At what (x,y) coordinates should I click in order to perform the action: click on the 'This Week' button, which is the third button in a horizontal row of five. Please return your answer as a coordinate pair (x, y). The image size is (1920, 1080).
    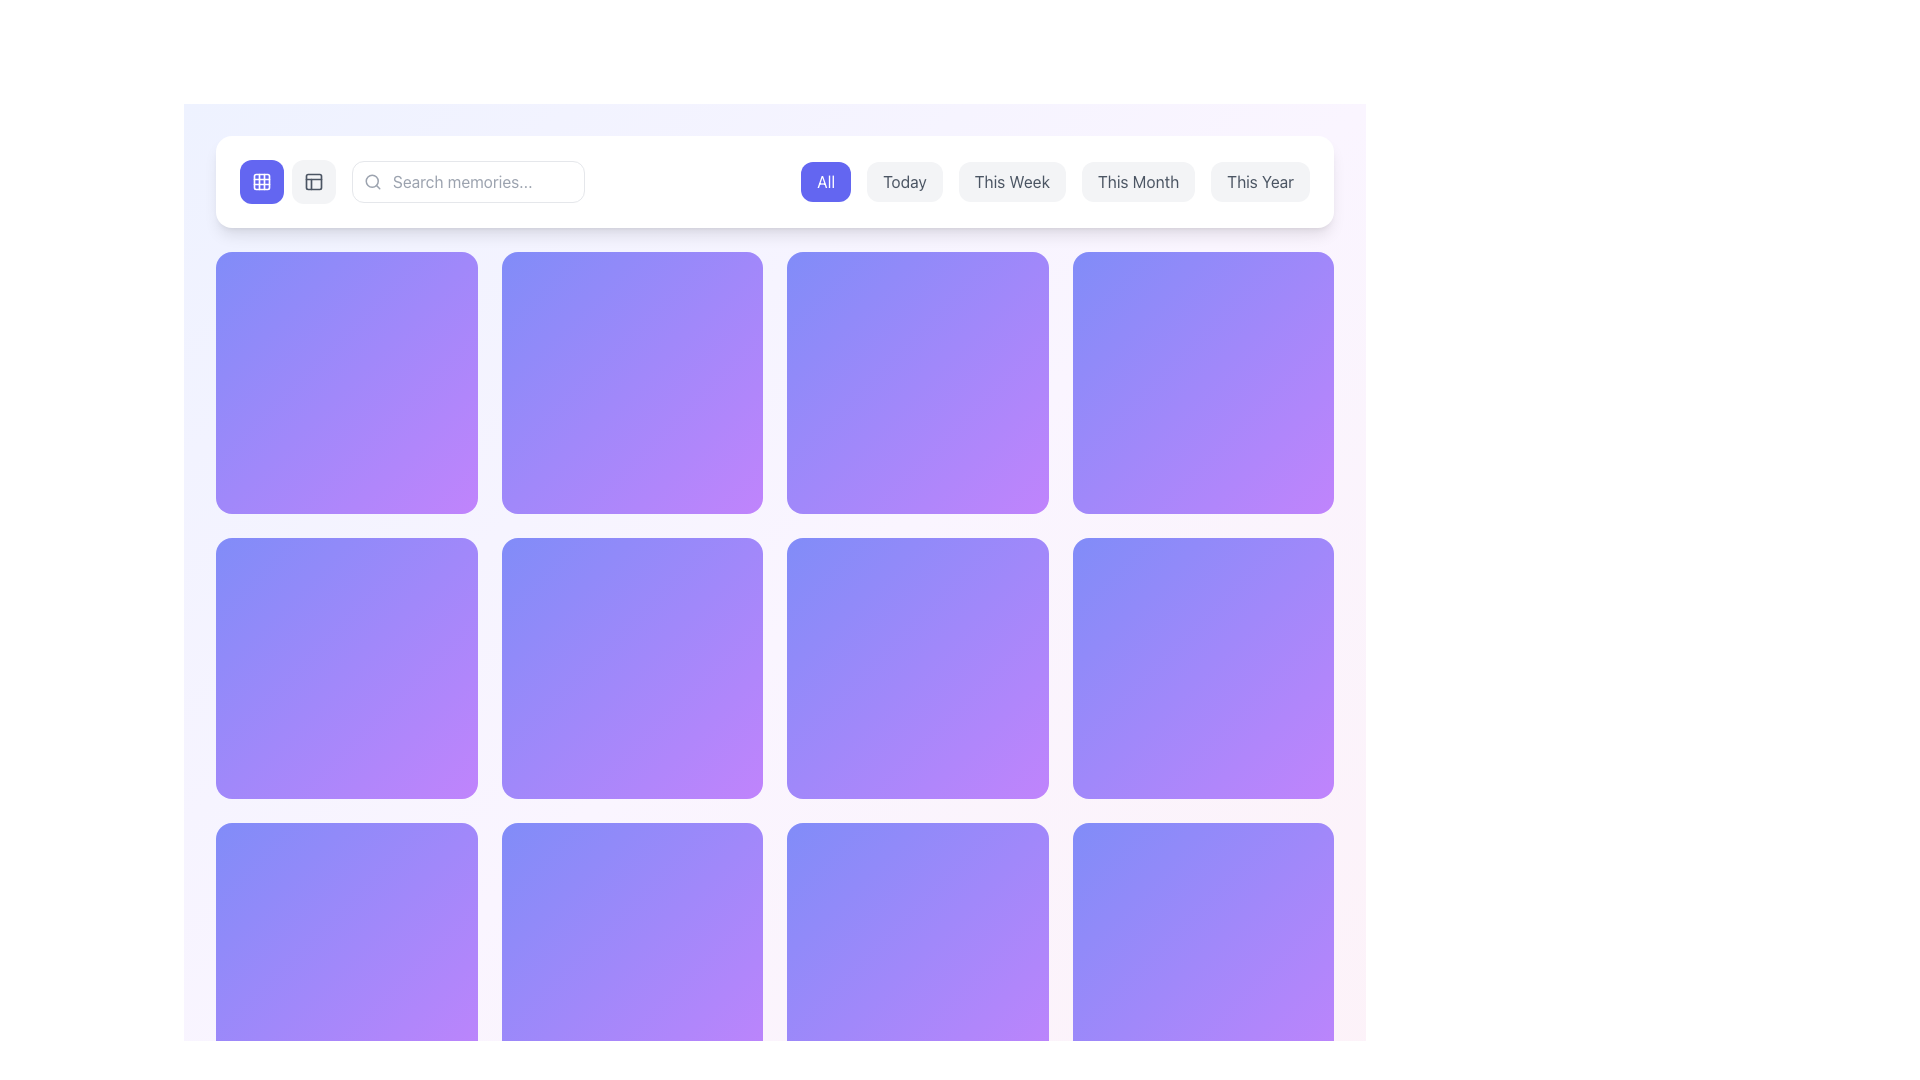
    Looking at the image, I should click on (1012, 181).